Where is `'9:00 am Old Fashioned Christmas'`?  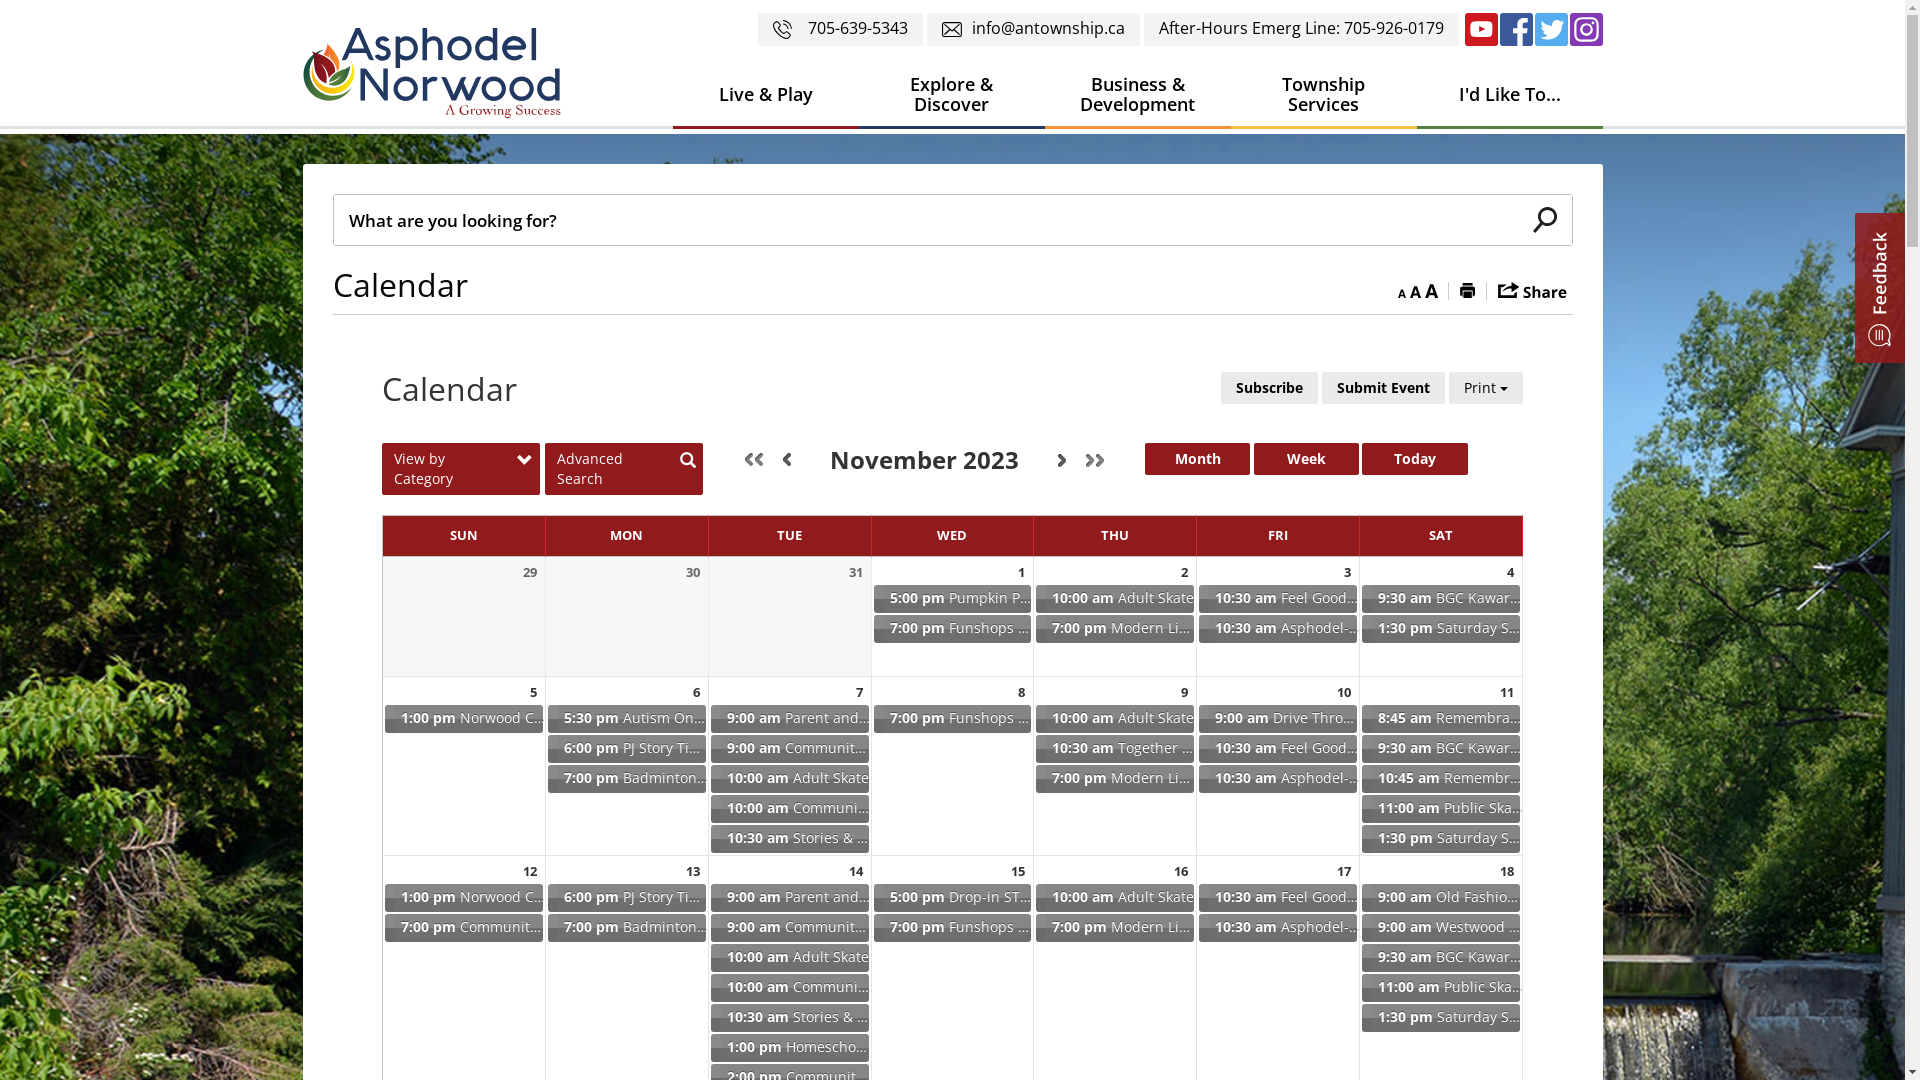 '9:00 am Old Fashioned Christmas' is located at coordinates (1440, 897).